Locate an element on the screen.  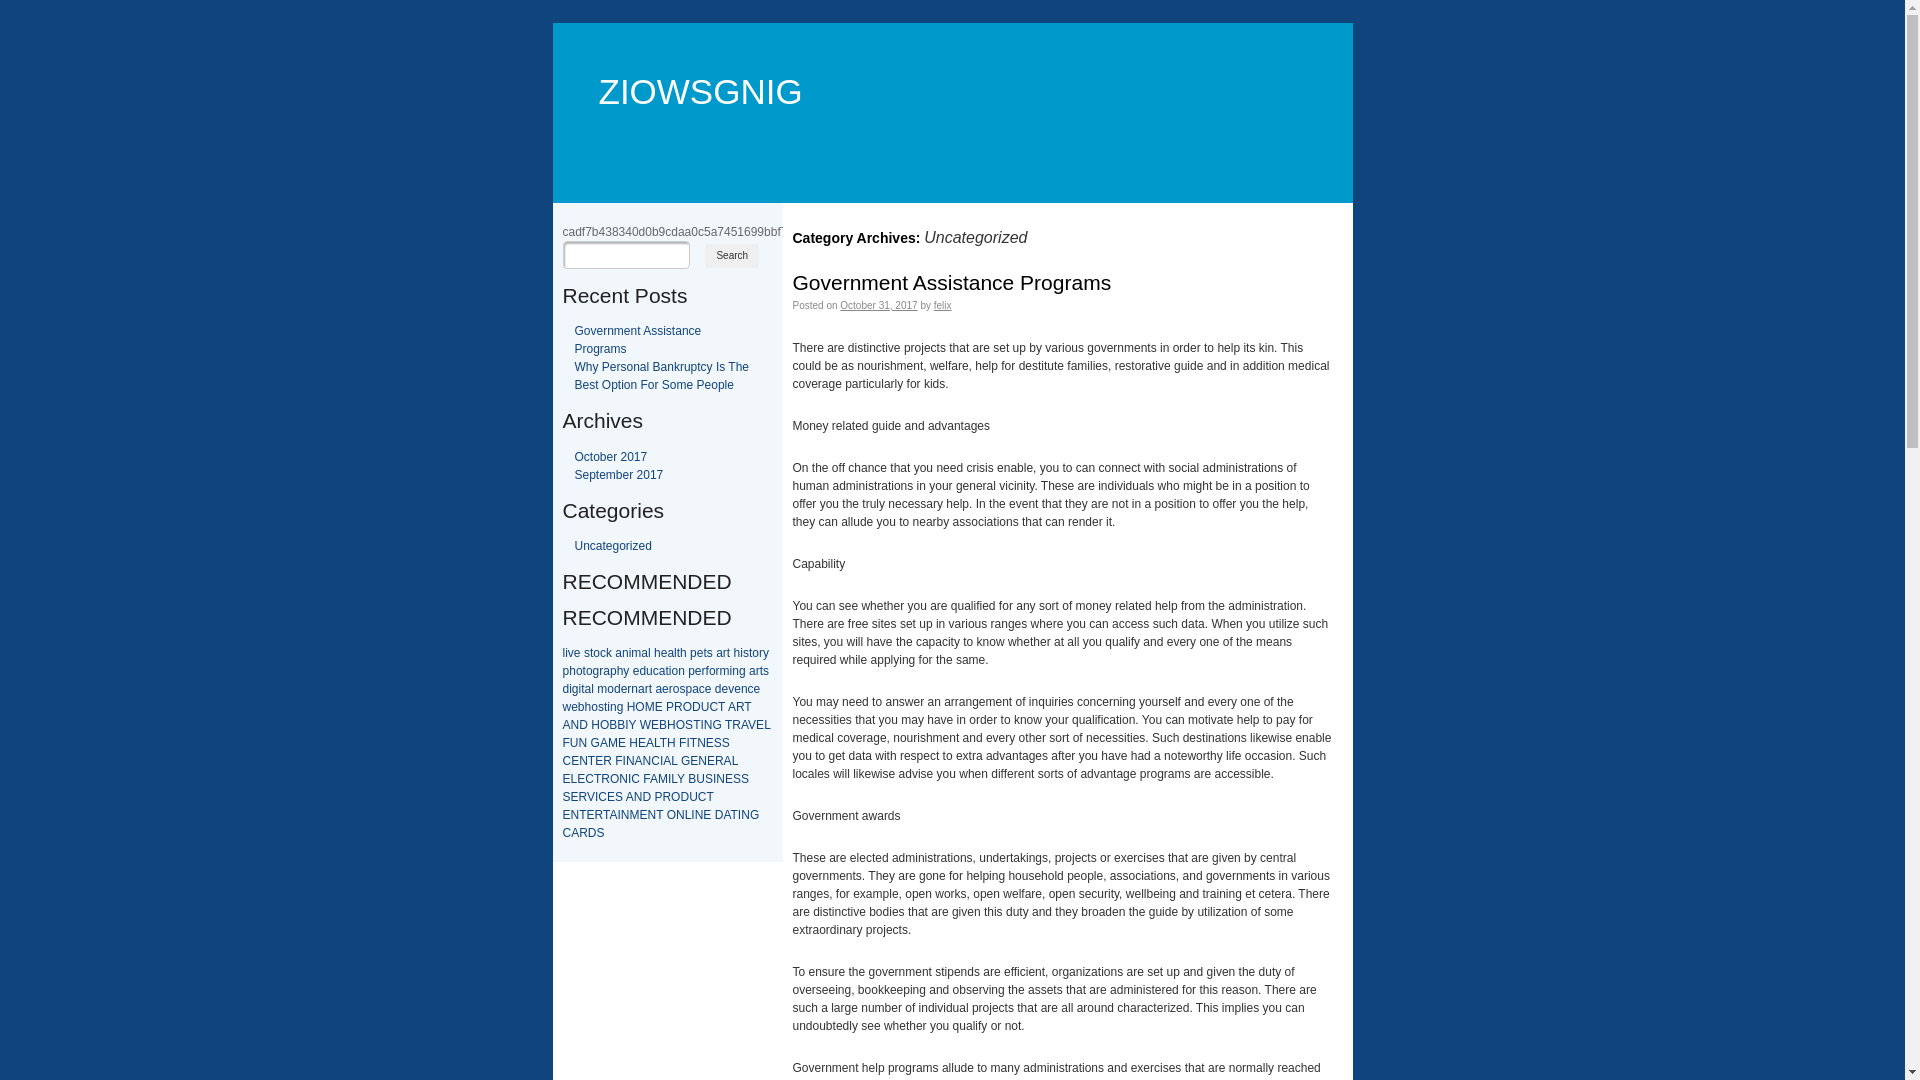
'a' is located at coordinates (719, 652).